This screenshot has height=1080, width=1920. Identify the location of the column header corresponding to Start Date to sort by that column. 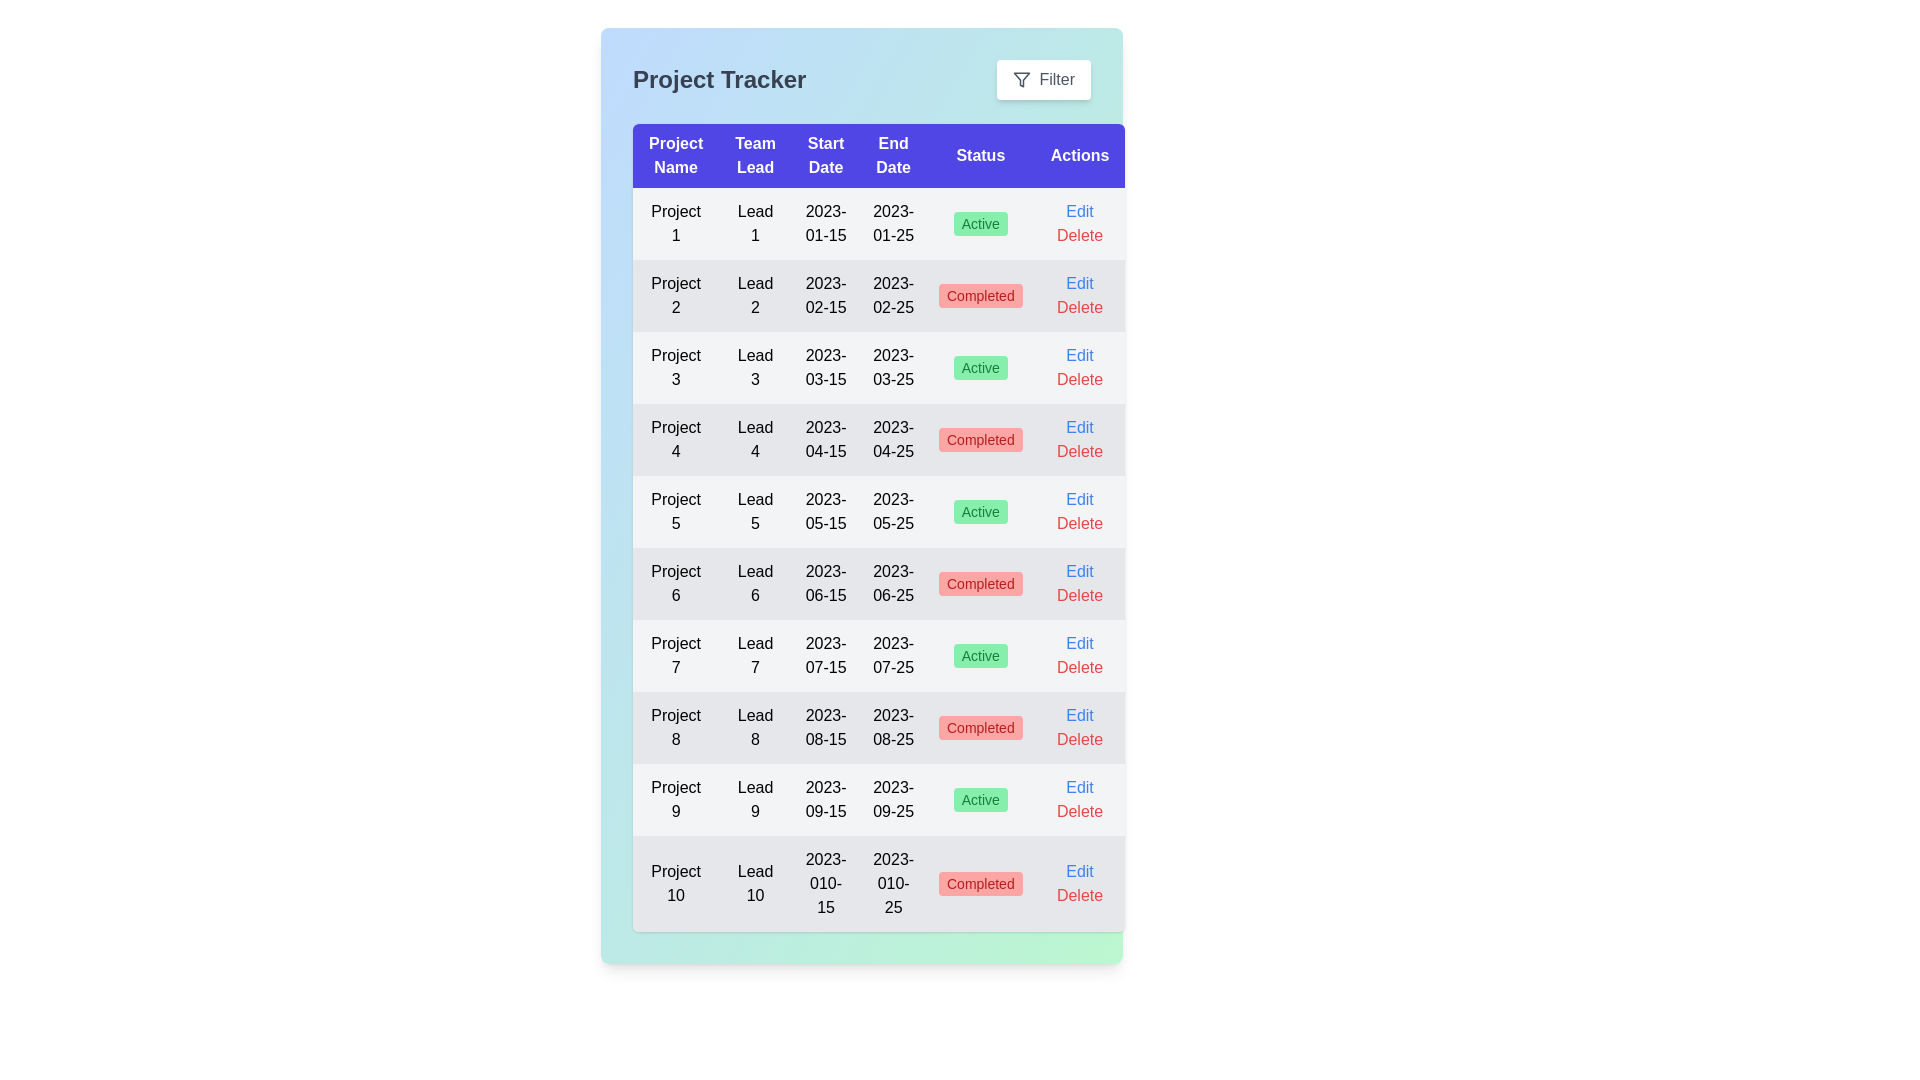
(826, 154).